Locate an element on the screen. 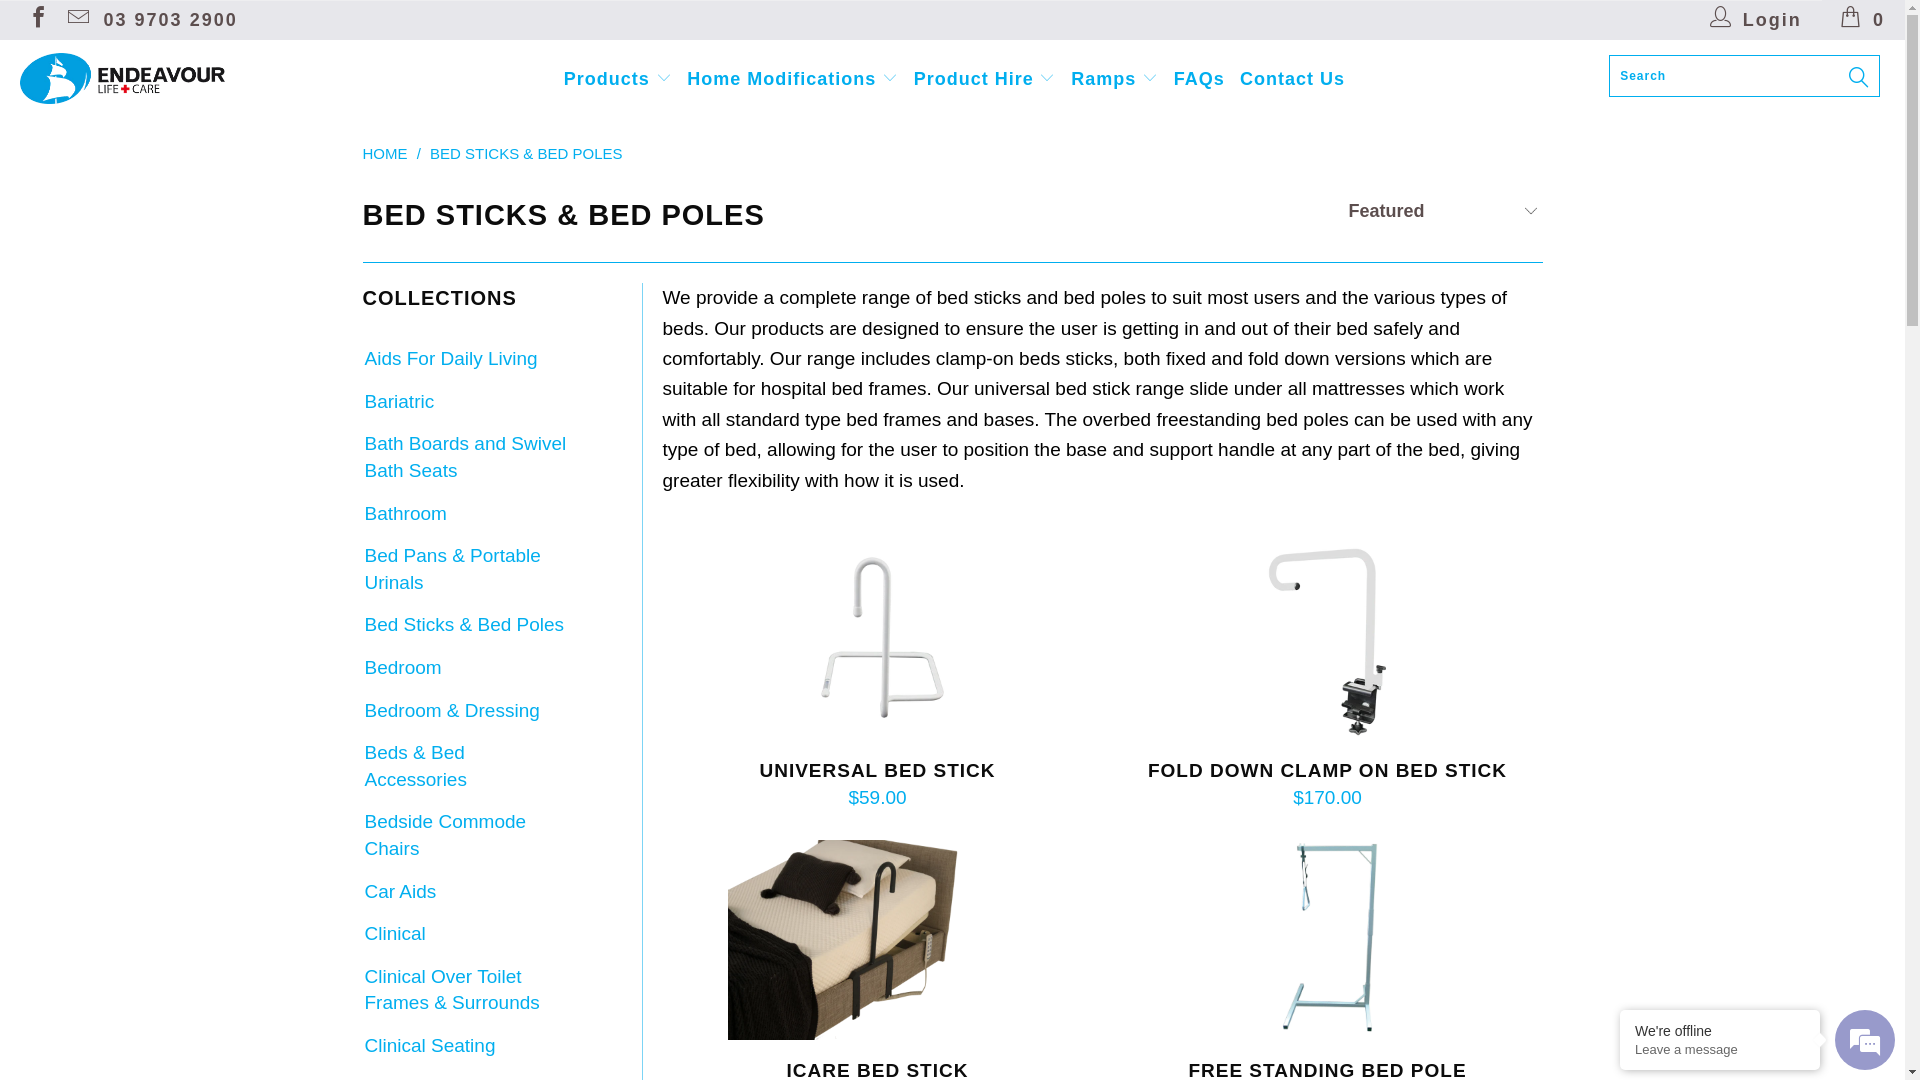 This screenshot has width=1920, height=1080. 'Bed Sticks & Bed Poles' is located at coordinates (361, 624).